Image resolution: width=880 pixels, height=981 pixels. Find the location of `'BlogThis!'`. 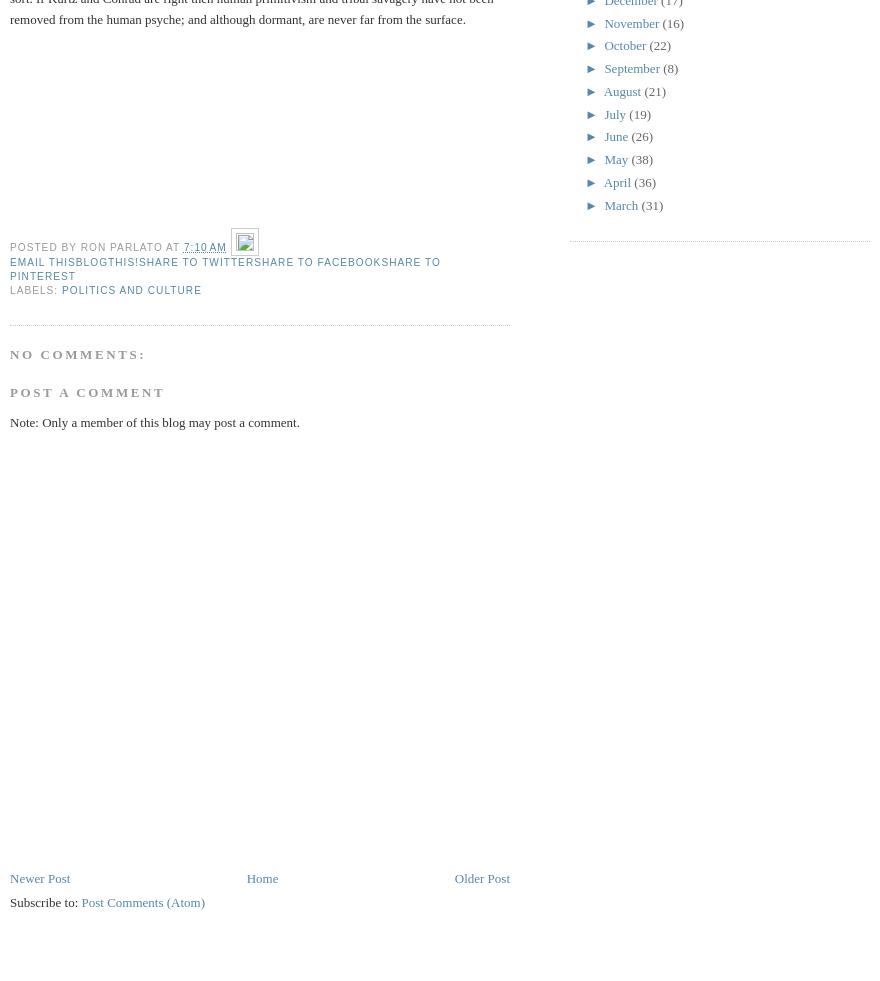

'BlogThis!' is located at coordinates (73, 260).